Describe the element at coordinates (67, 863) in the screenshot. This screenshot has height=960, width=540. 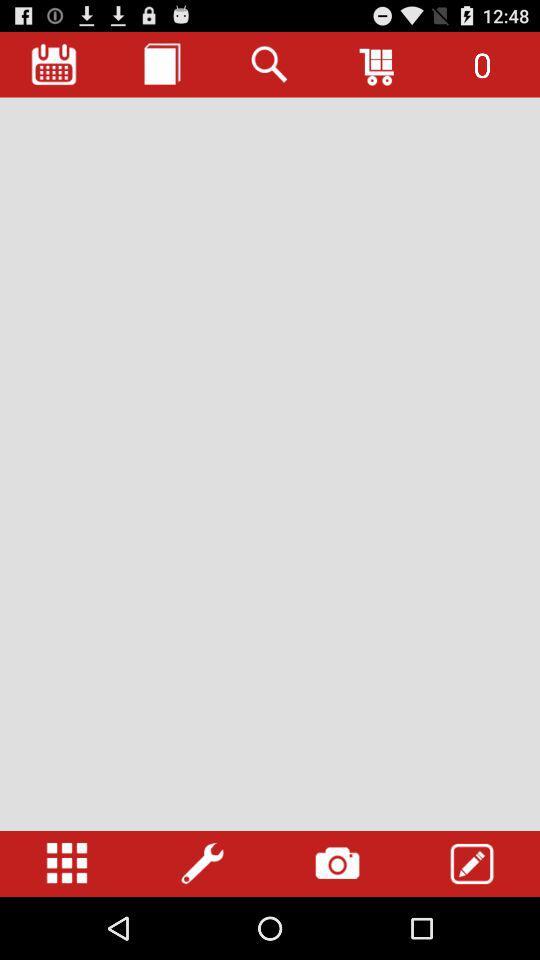
I see `numbers` at that location.